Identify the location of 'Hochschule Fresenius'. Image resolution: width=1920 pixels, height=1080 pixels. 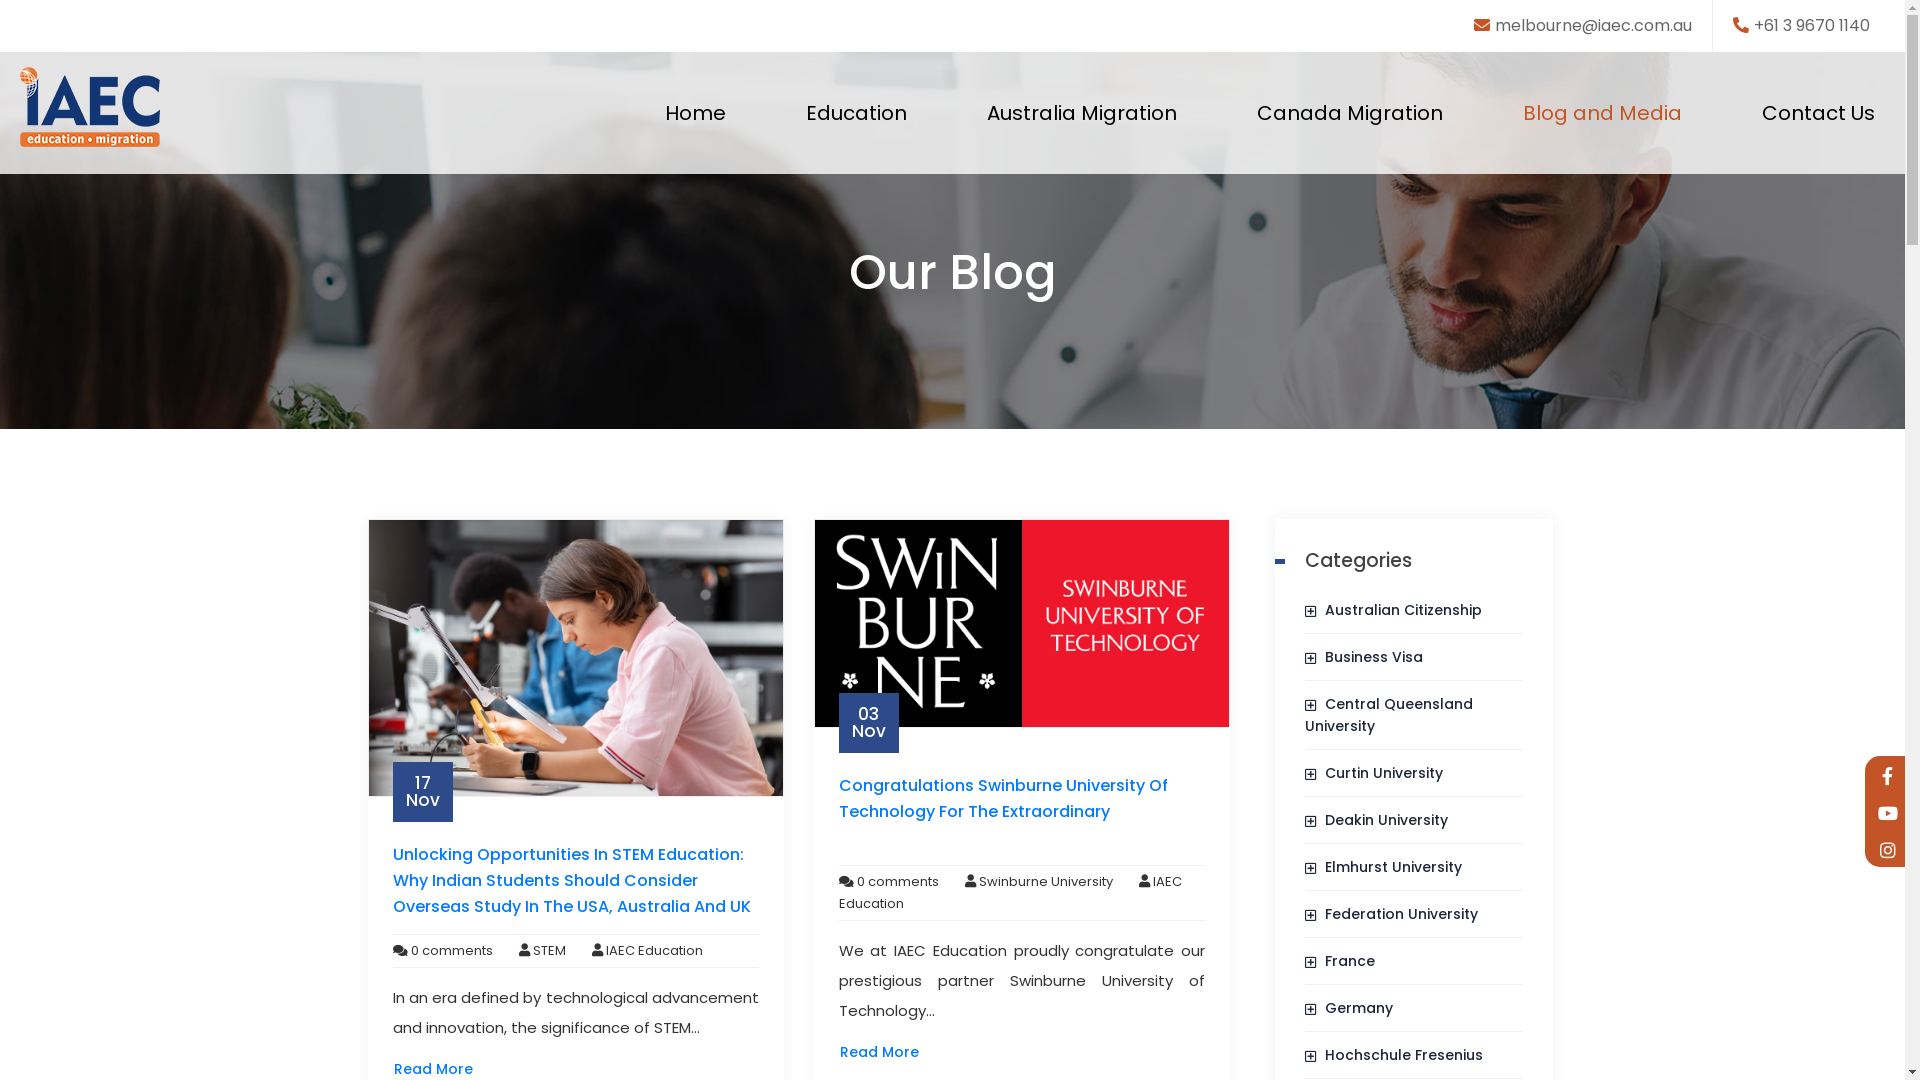
(1305, 1054).